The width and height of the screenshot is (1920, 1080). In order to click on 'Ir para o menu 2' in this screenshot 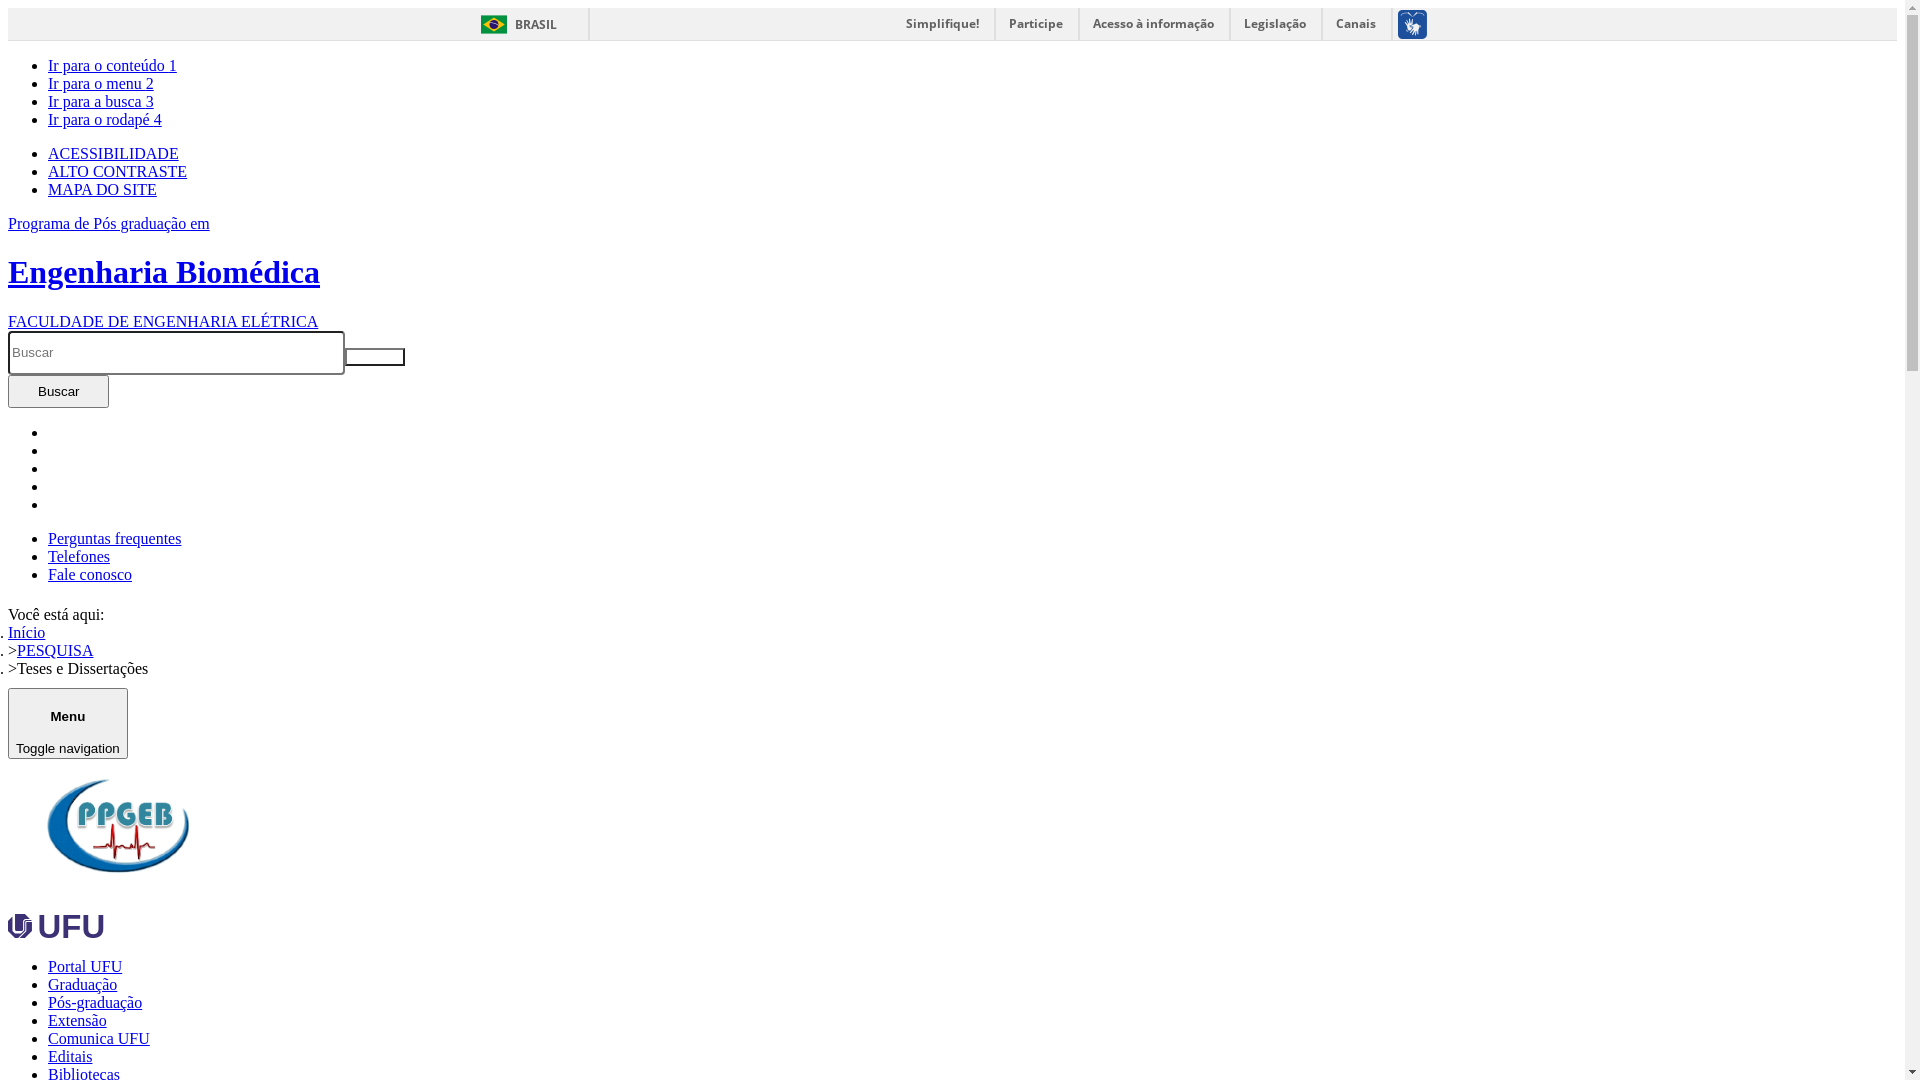, I will do `click(99, 82)`.